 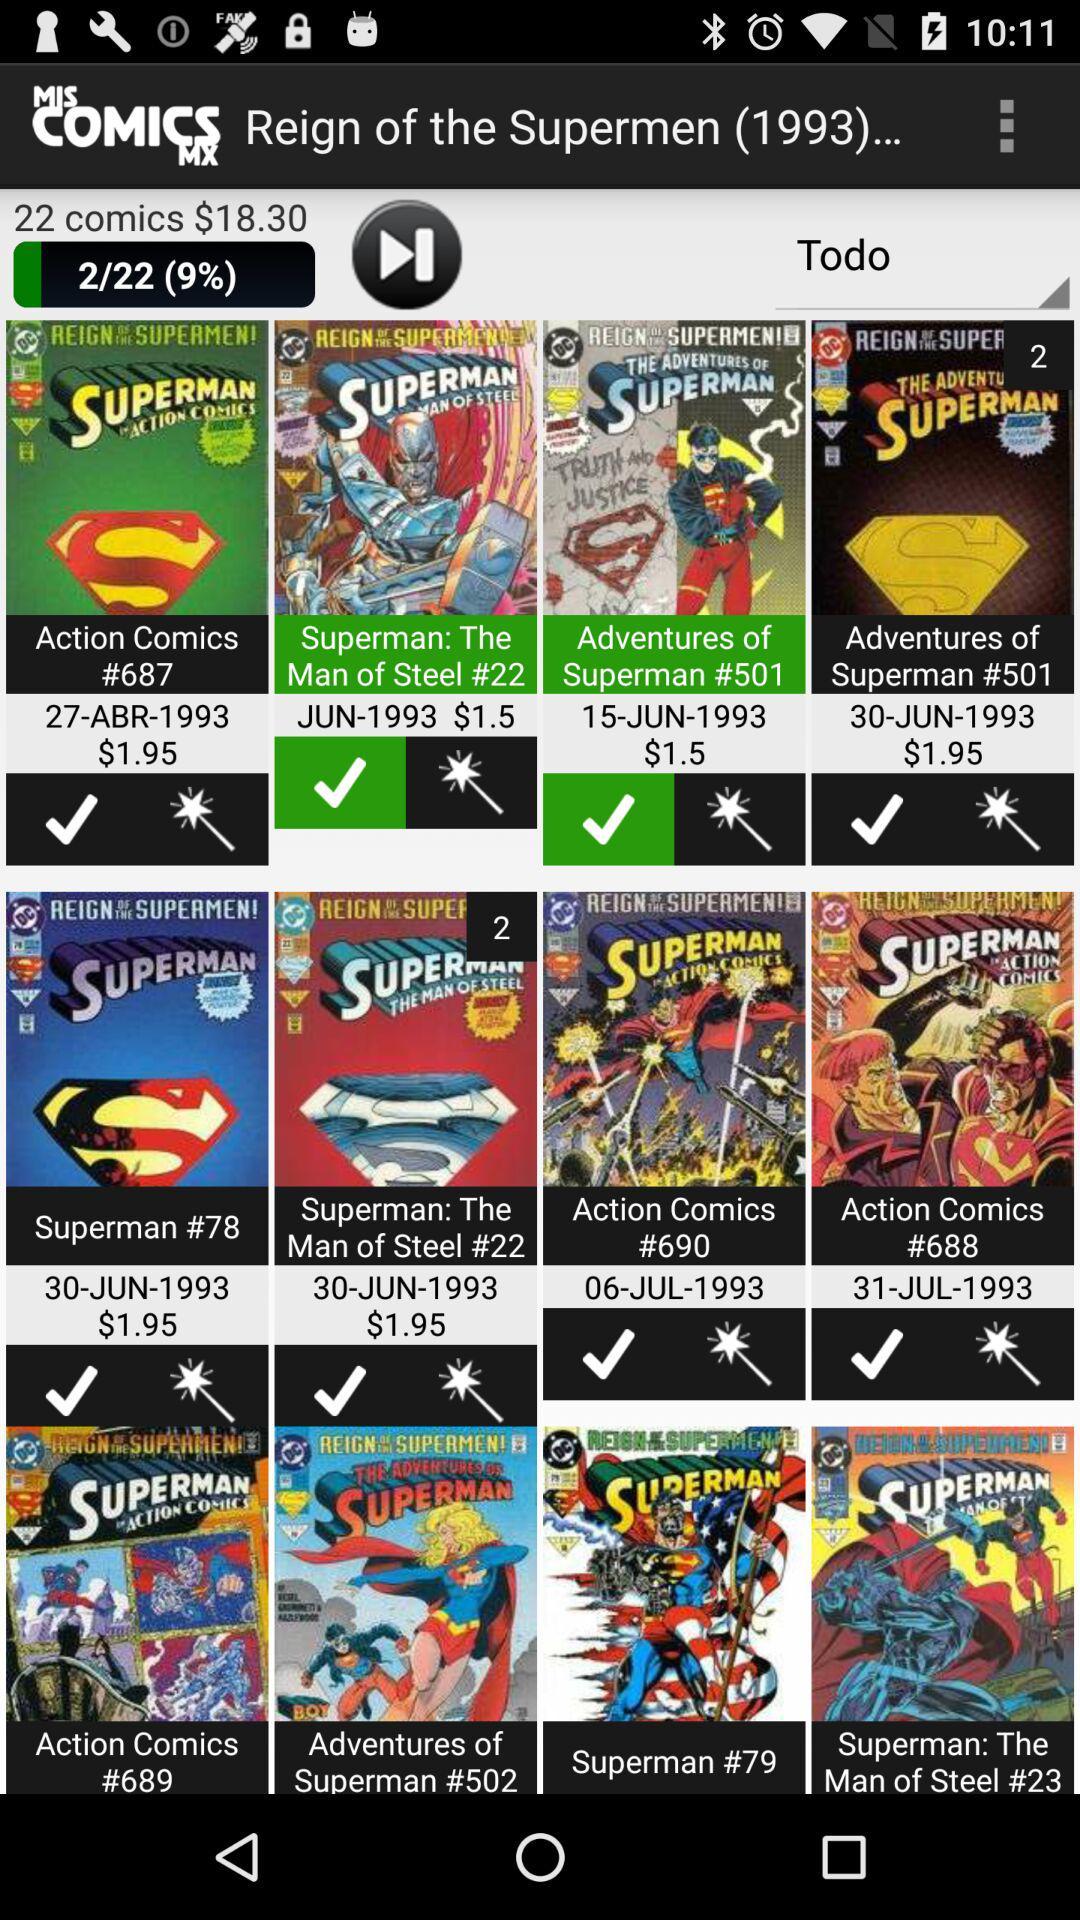 What do you see at coordinates (202, 819) in the screenshot?
I see `wishlist` at bounding box center [202, 819].